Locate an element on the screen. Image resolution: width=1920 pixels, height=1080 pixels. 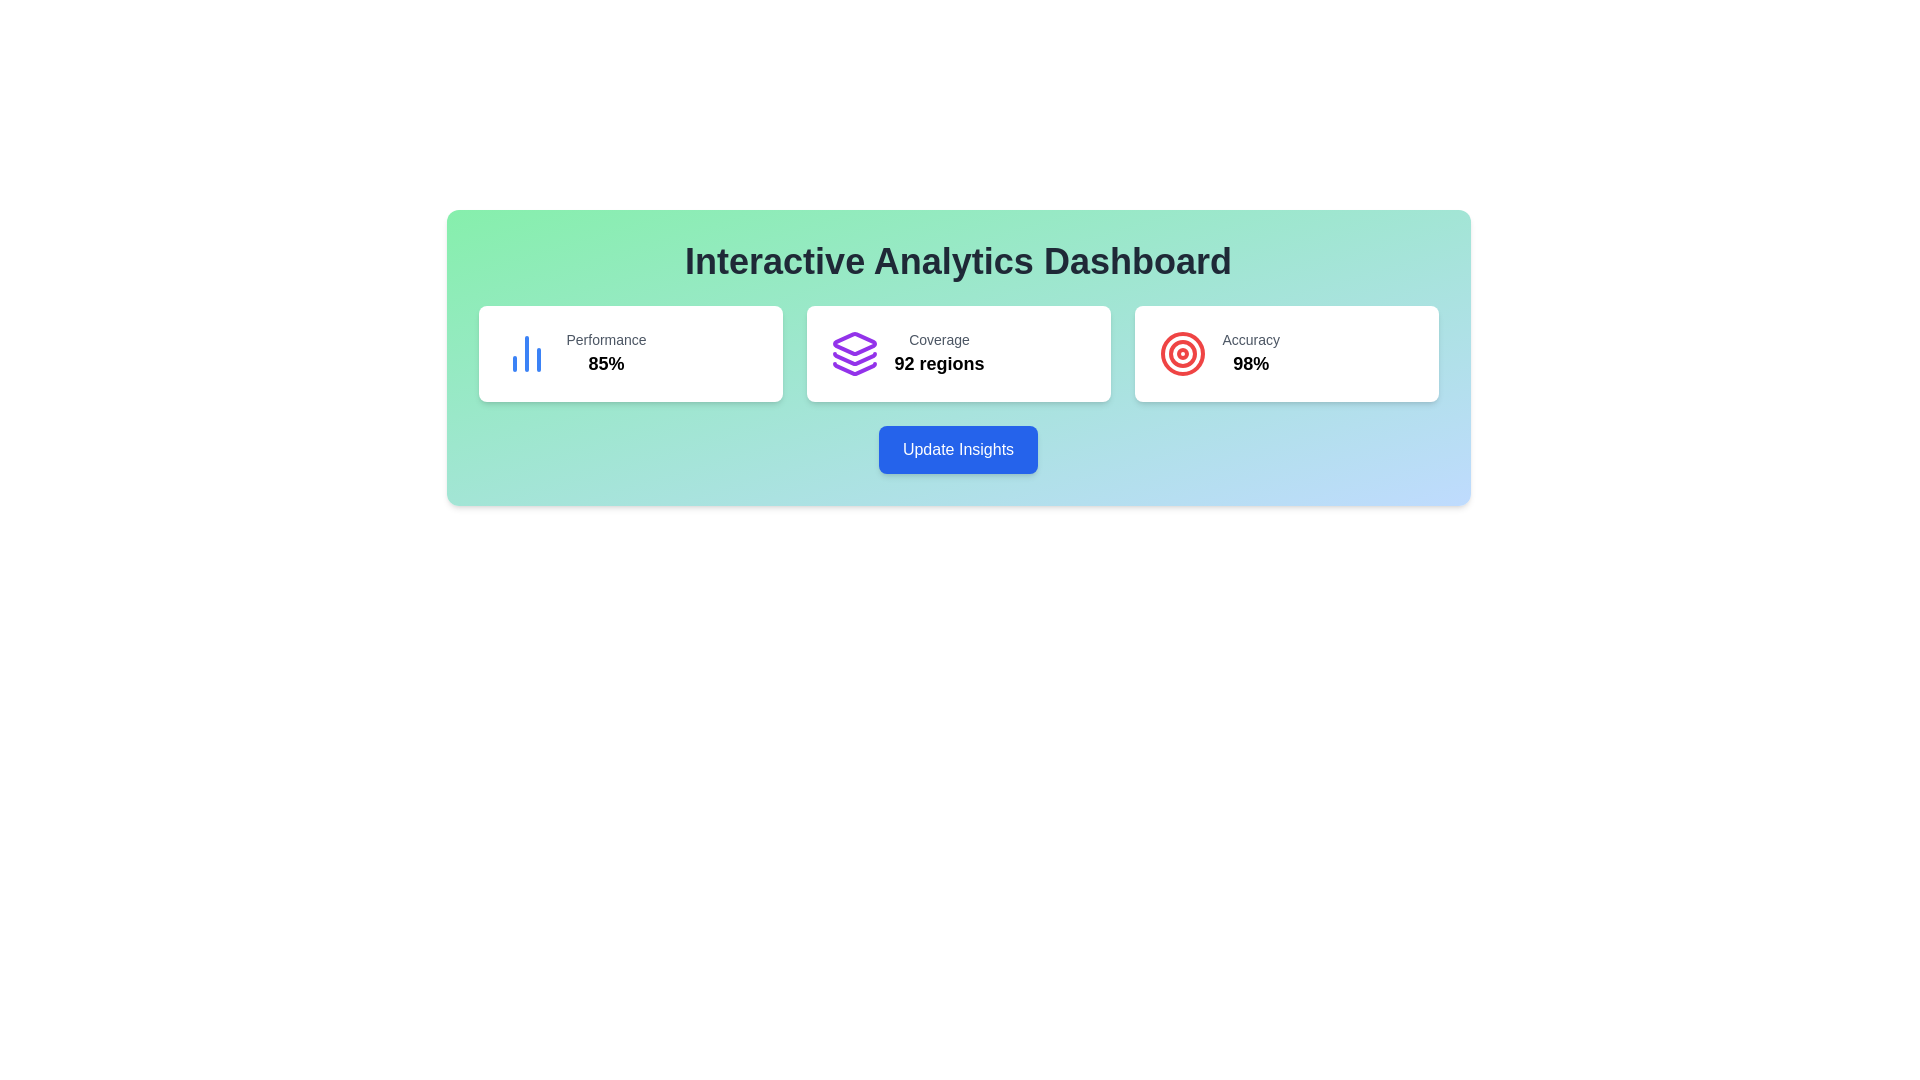
the 'Coverage' icon located at the top of the stack within the coverage card, which is the second card from the left on the dashboard layout is located at coordinates (854, 342).